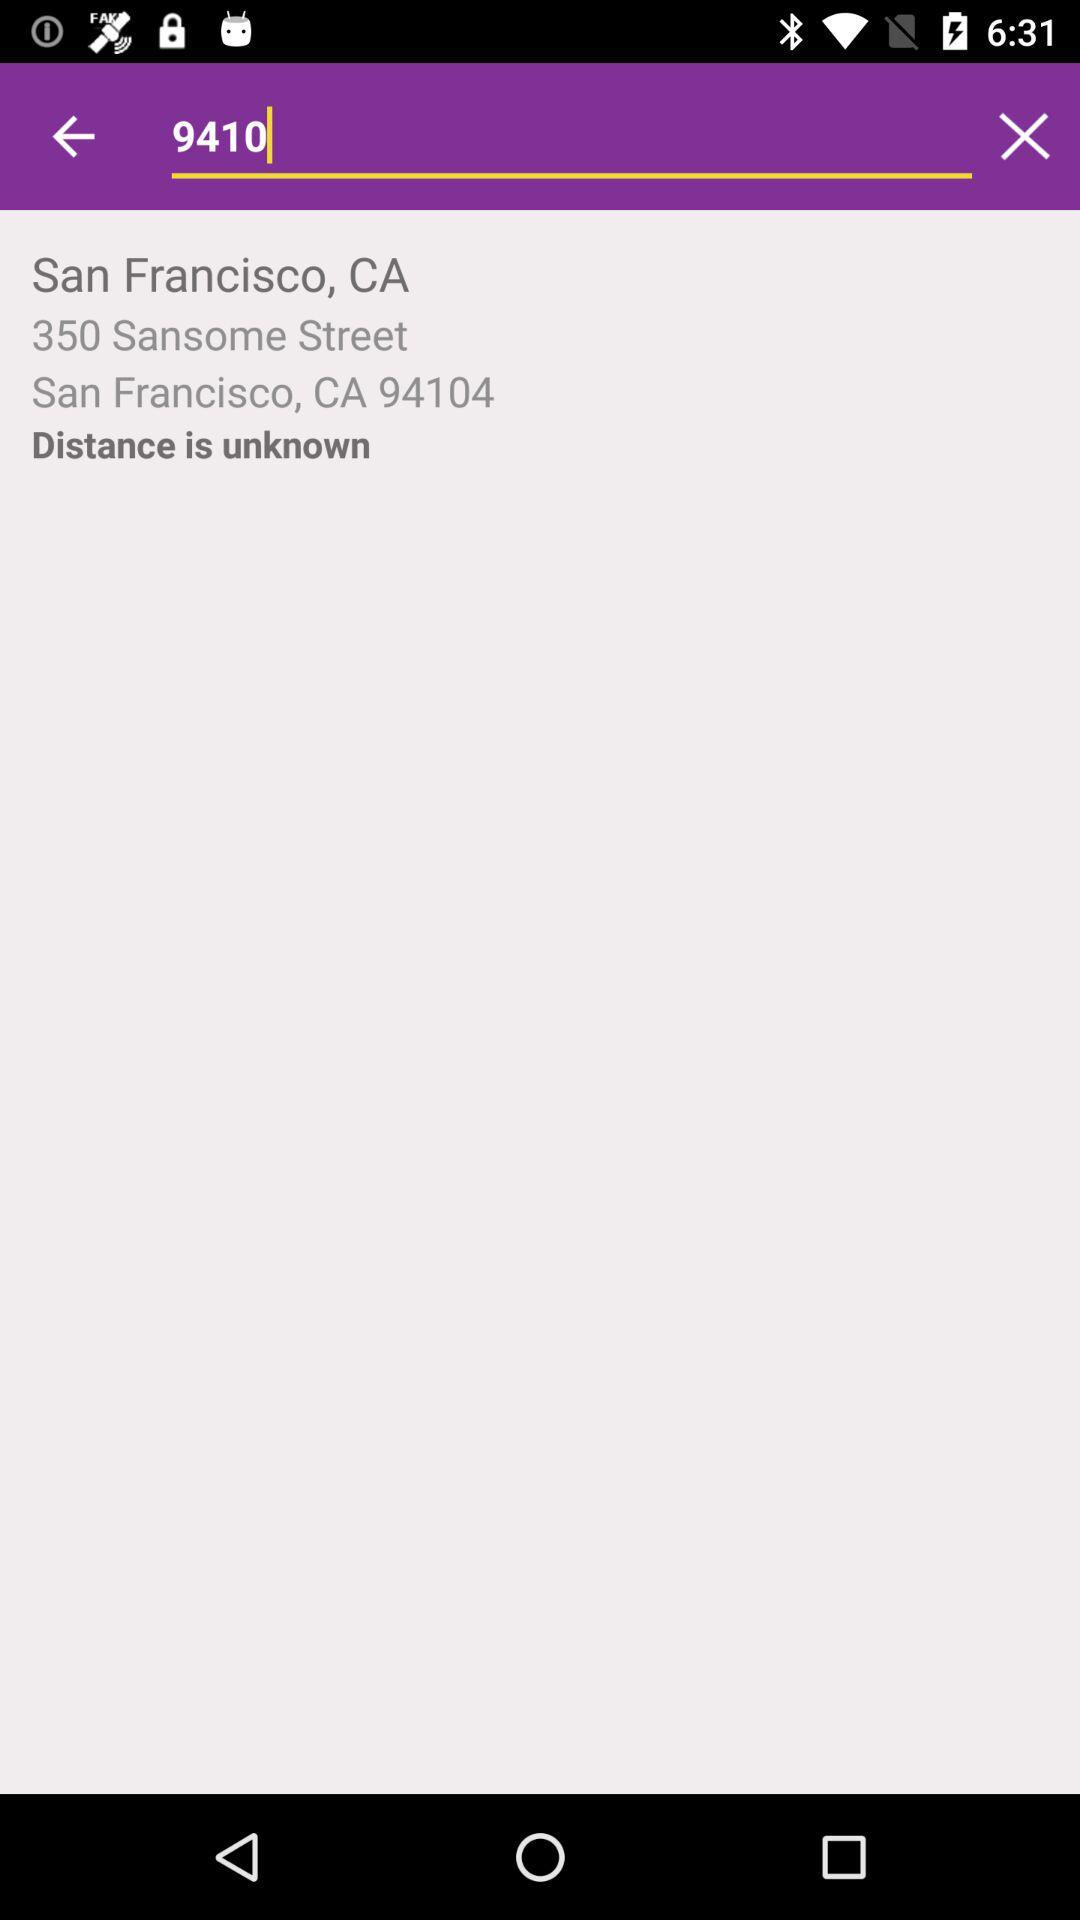  I want to click on clear search bar, so click(1024, 135).